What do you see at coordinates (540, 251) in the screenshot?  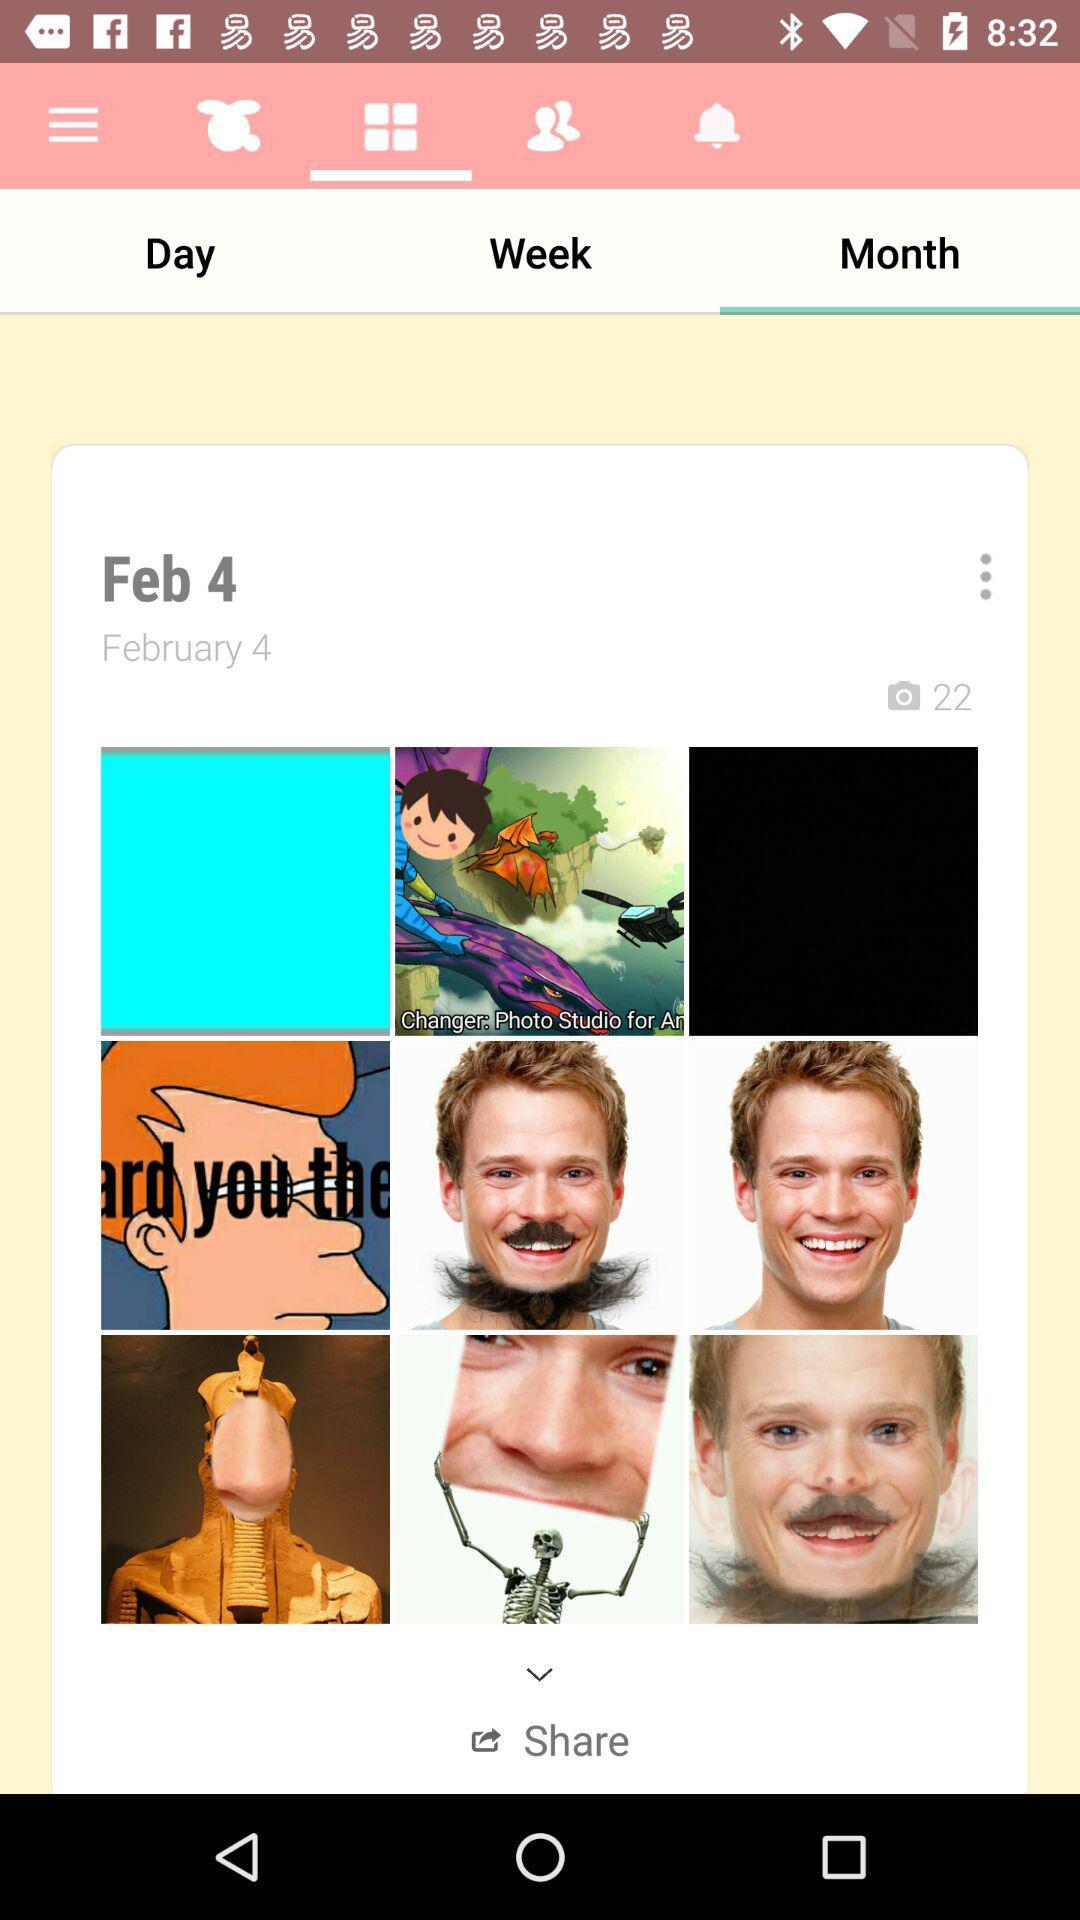 I see `icon next to the month` at bounding box center [540, 251].